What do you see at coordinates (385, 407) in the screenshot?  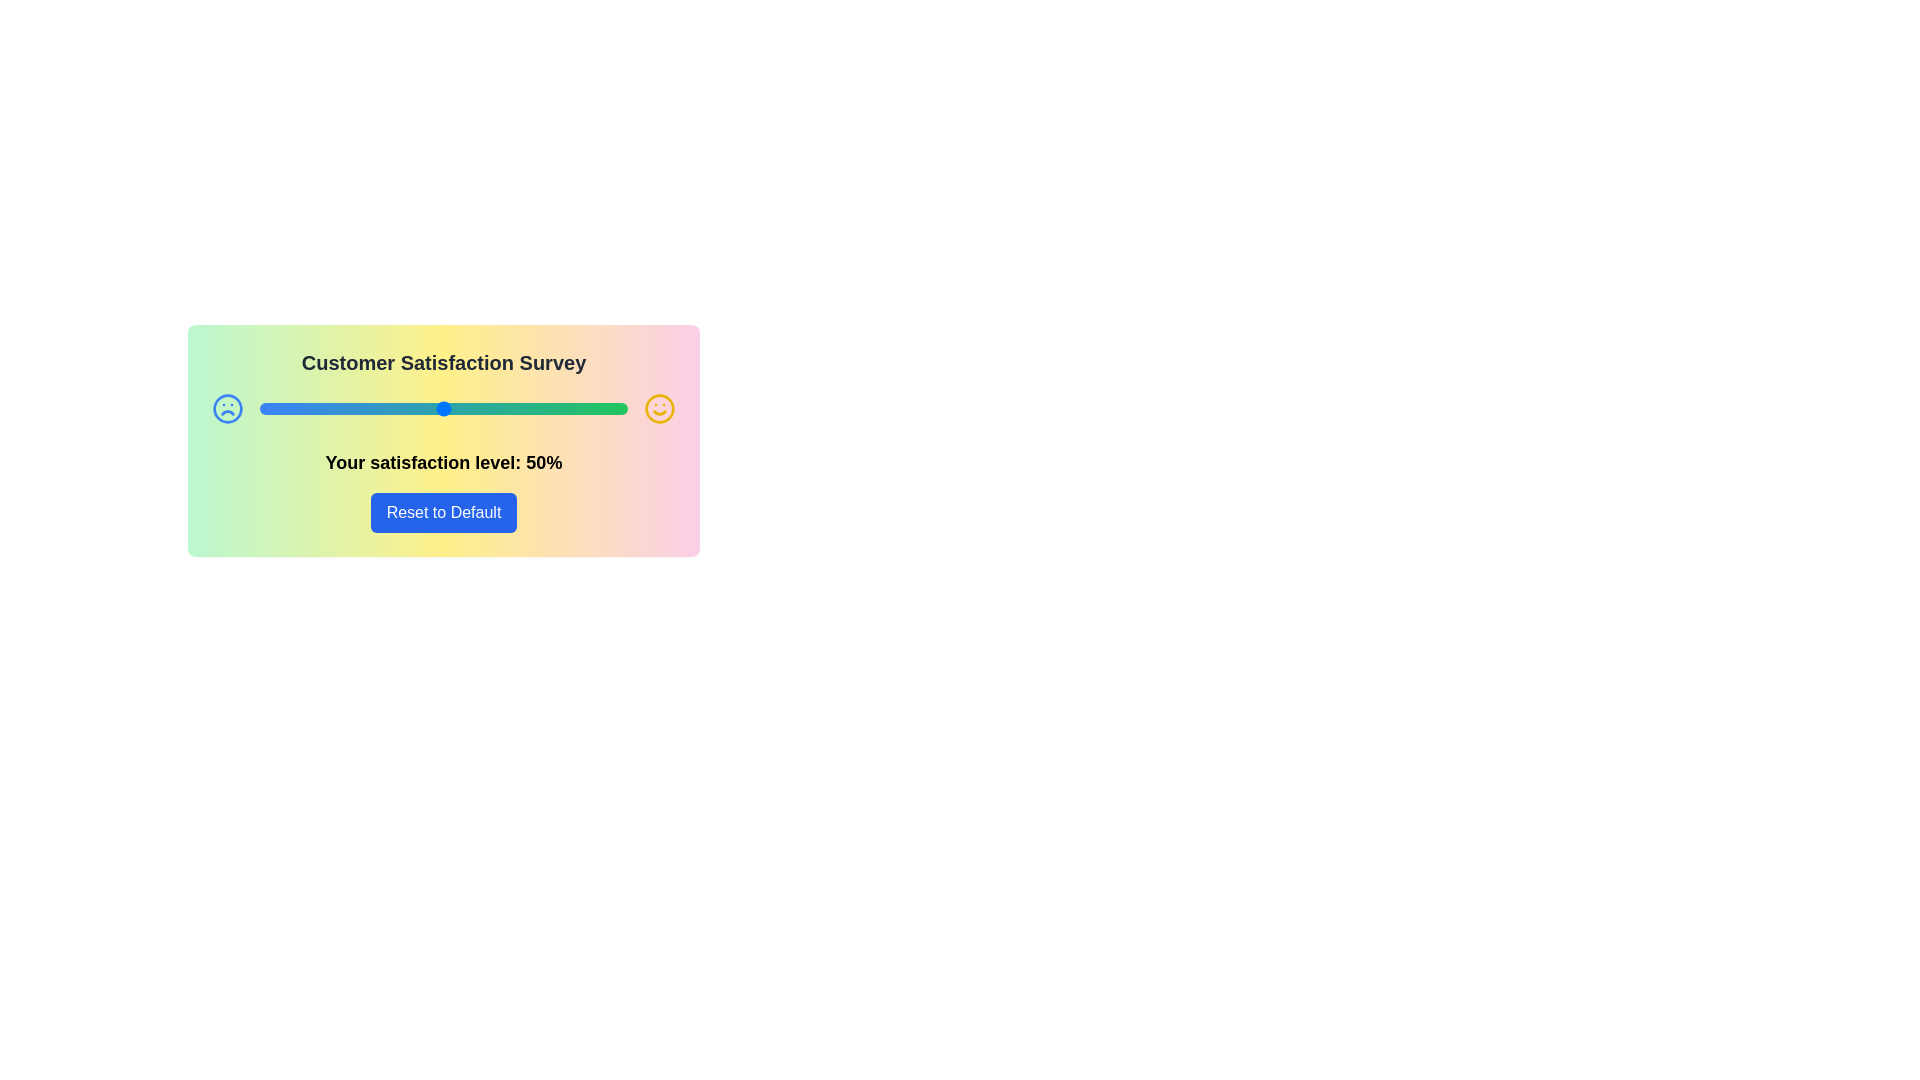 I see `the satisfaction slider to set the satisfaction level to 34` at bounding box center [385, 407].